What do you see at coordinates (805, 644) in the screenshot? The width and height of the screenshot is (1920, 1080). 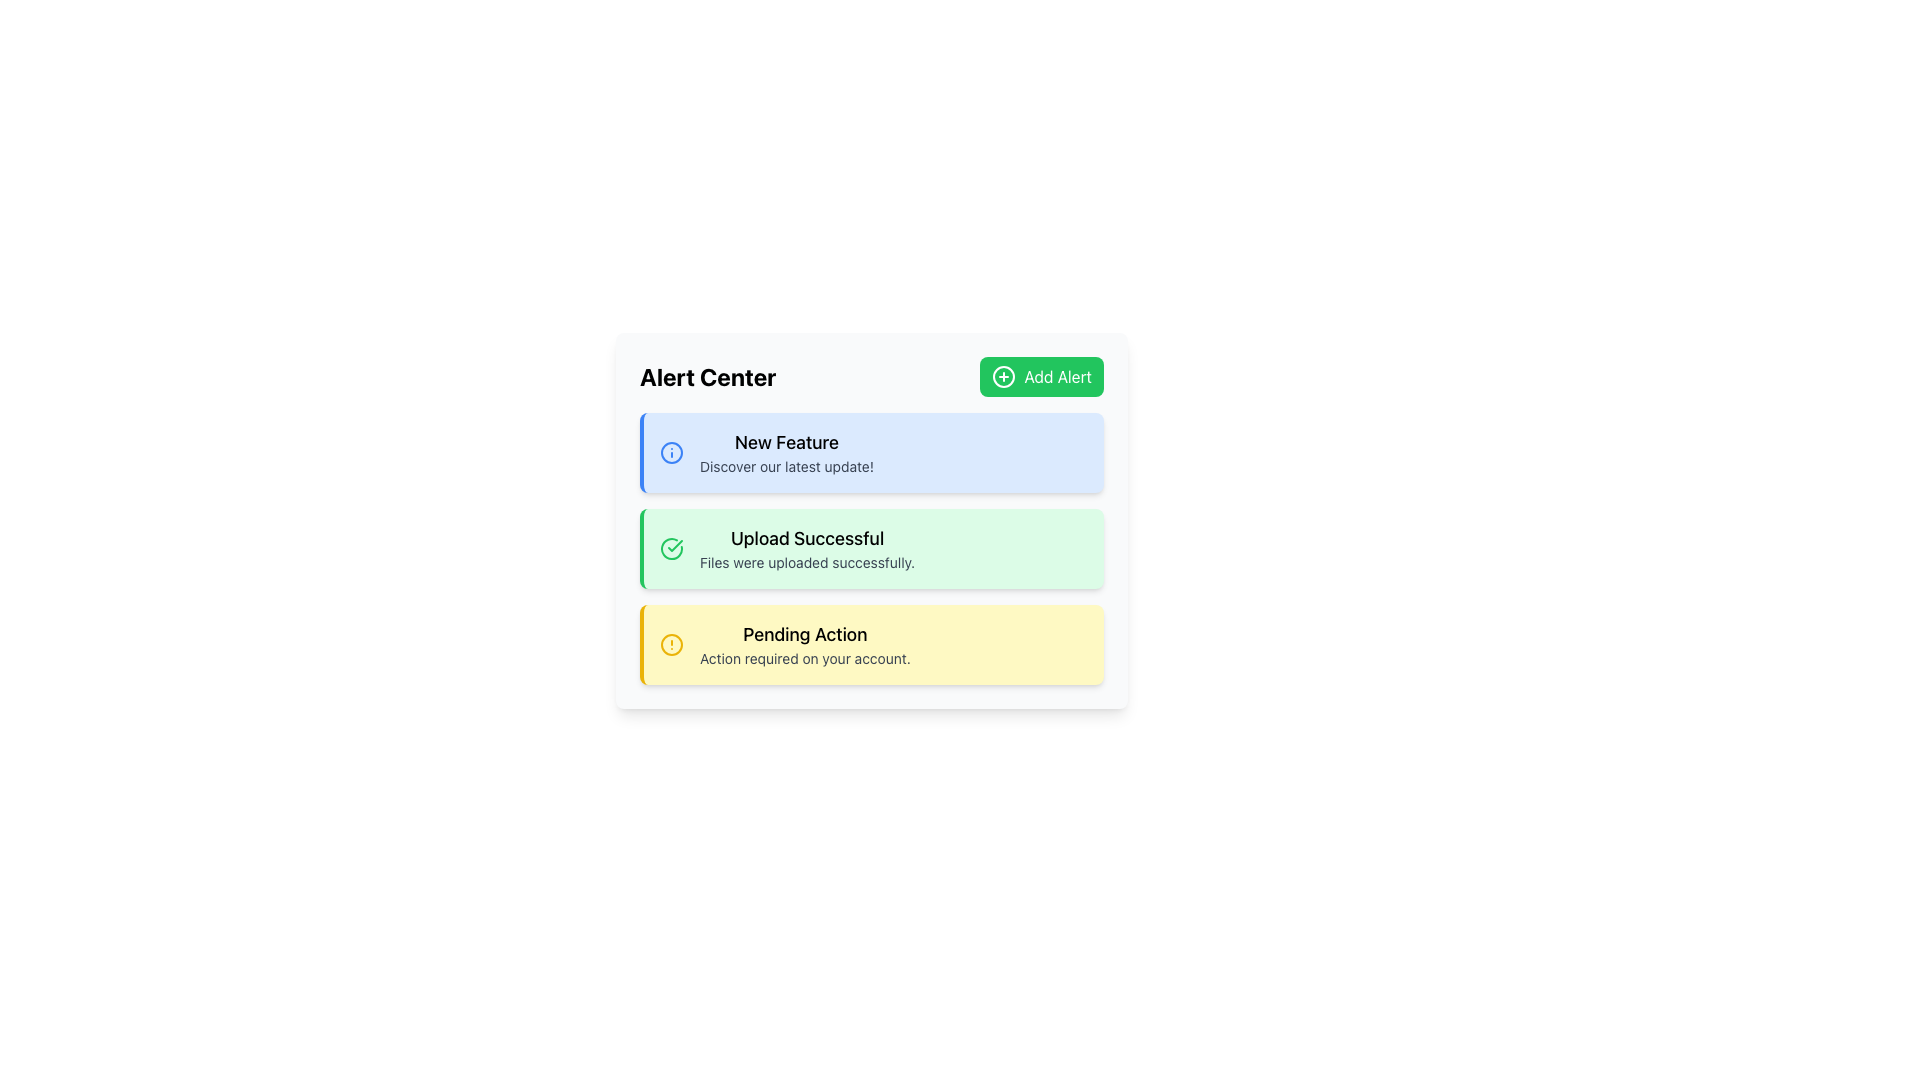 I see `the 'Pending Action' textual notification element, which is the main text in the third alert box of the Alert Center interface, displayed on a yellow background` at bounding box center [805, 644].